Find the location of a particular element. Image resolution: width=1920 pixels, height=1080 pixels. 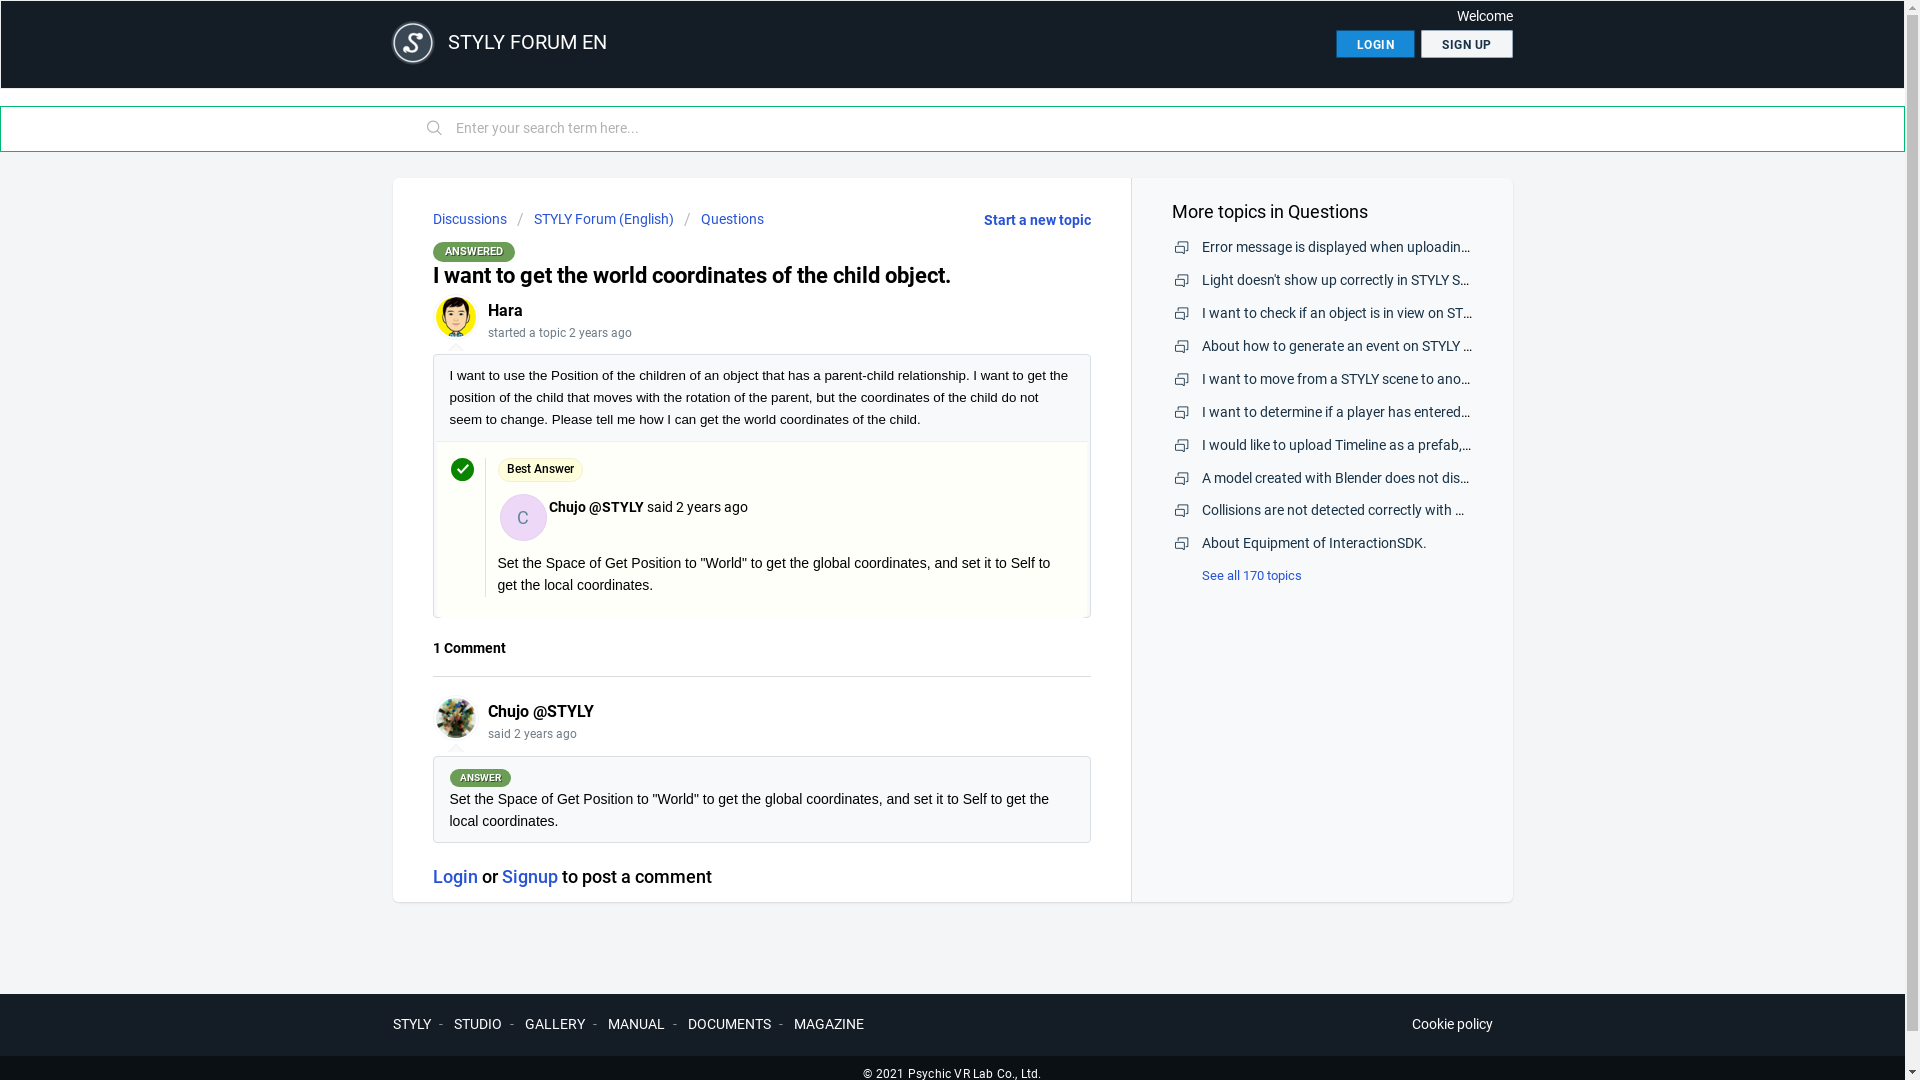

'Questions' is located at coordinates (723, 219).